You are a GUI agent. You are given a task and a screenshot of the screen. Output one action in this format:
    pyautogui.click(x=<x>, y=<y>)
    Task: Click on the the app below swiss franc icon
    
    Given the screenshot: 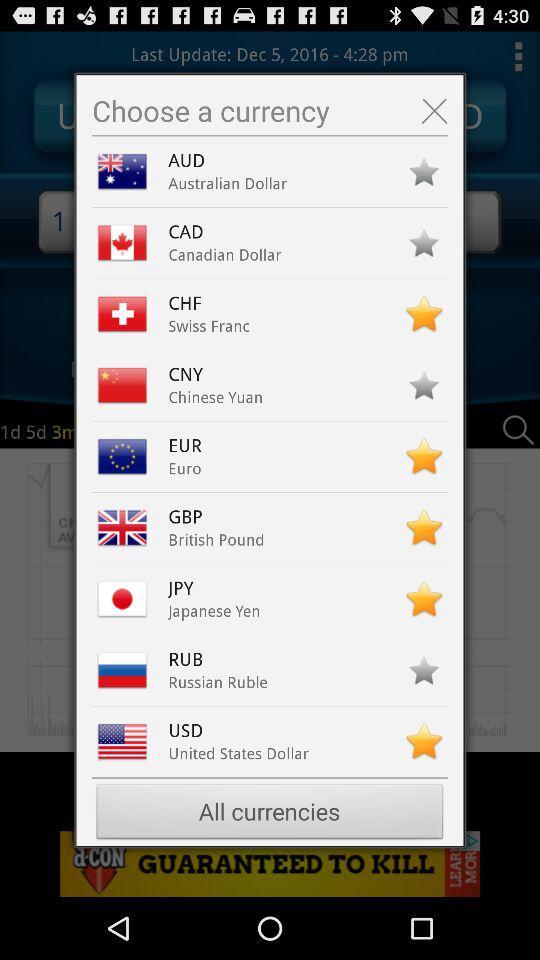 What is the action you would take?
    pyautogui.click(x=190, y=373)
    